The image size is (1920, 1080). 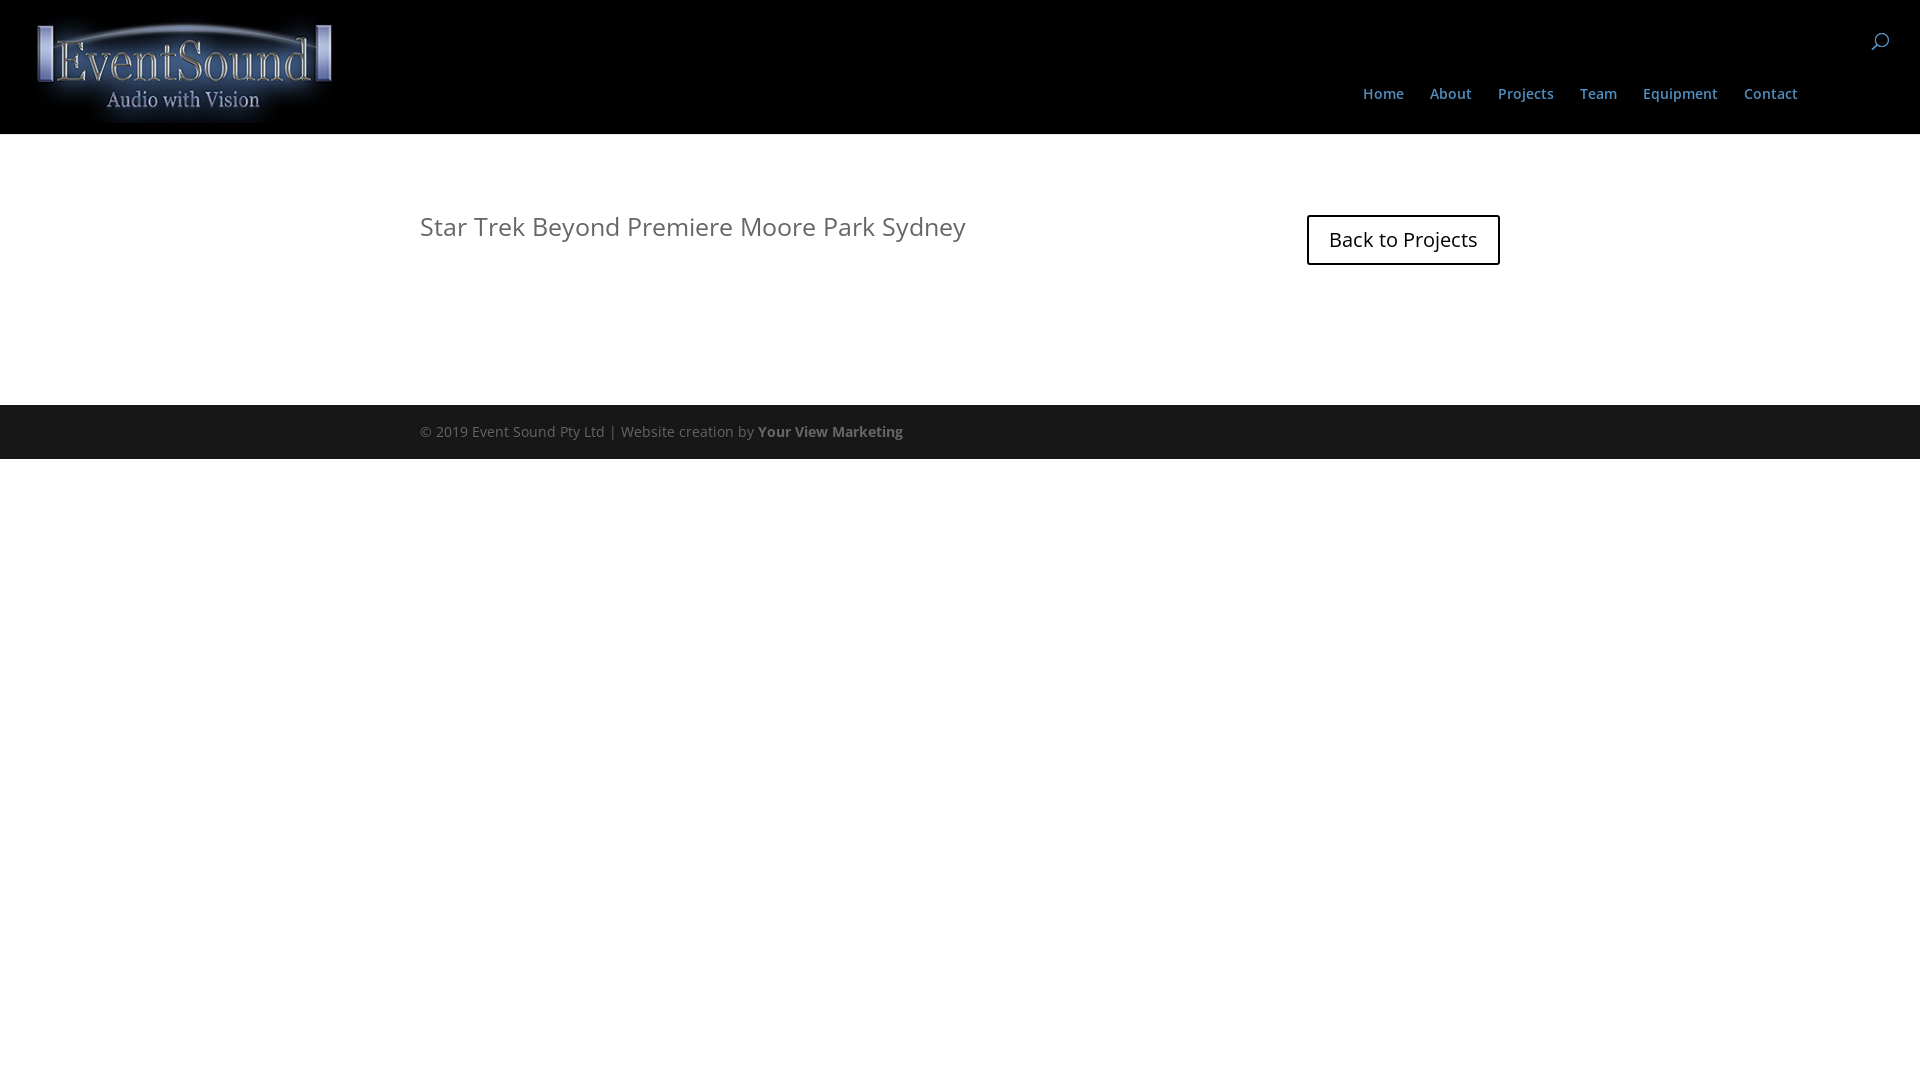 I want to click on 'About', so click(x=1450, y=110).